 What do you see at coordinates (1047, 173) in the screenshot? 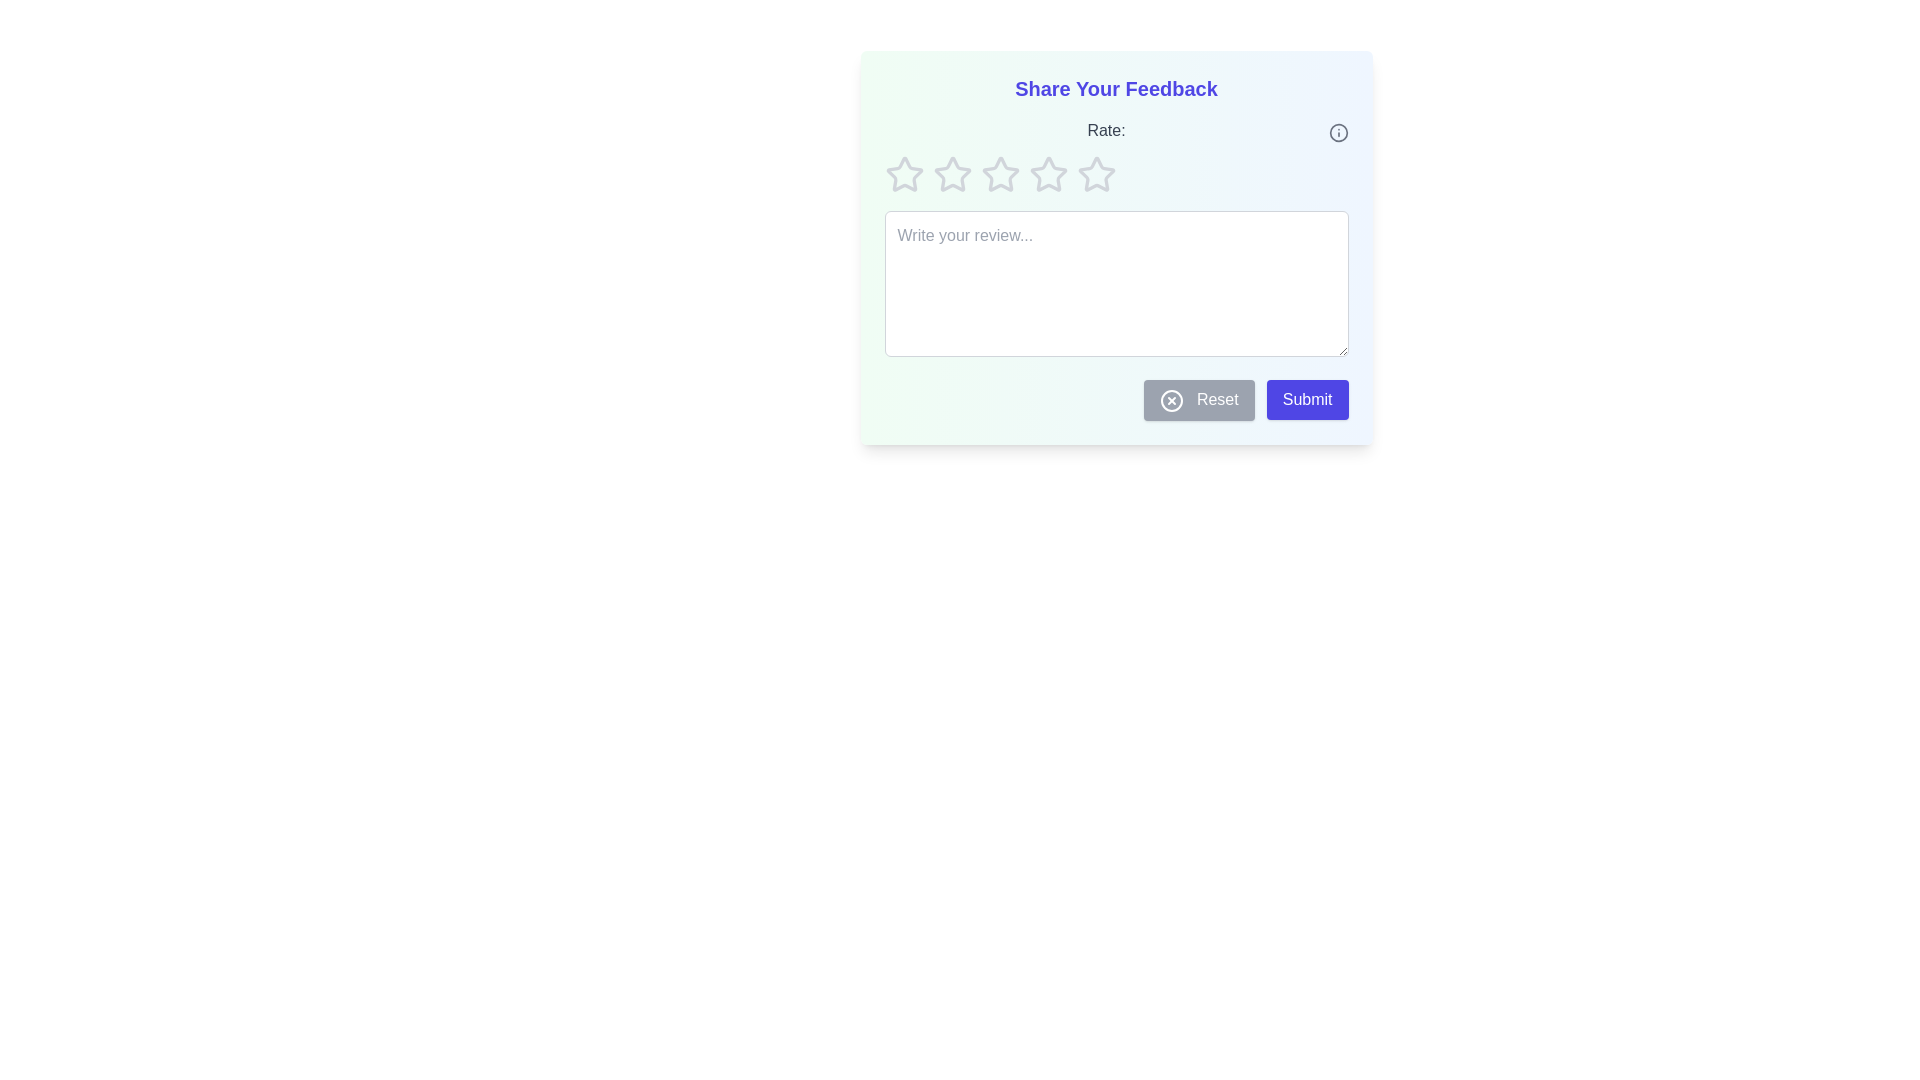
I see `the star corresponding to 4 to preview the rating` at bounding box center [1047, 173].